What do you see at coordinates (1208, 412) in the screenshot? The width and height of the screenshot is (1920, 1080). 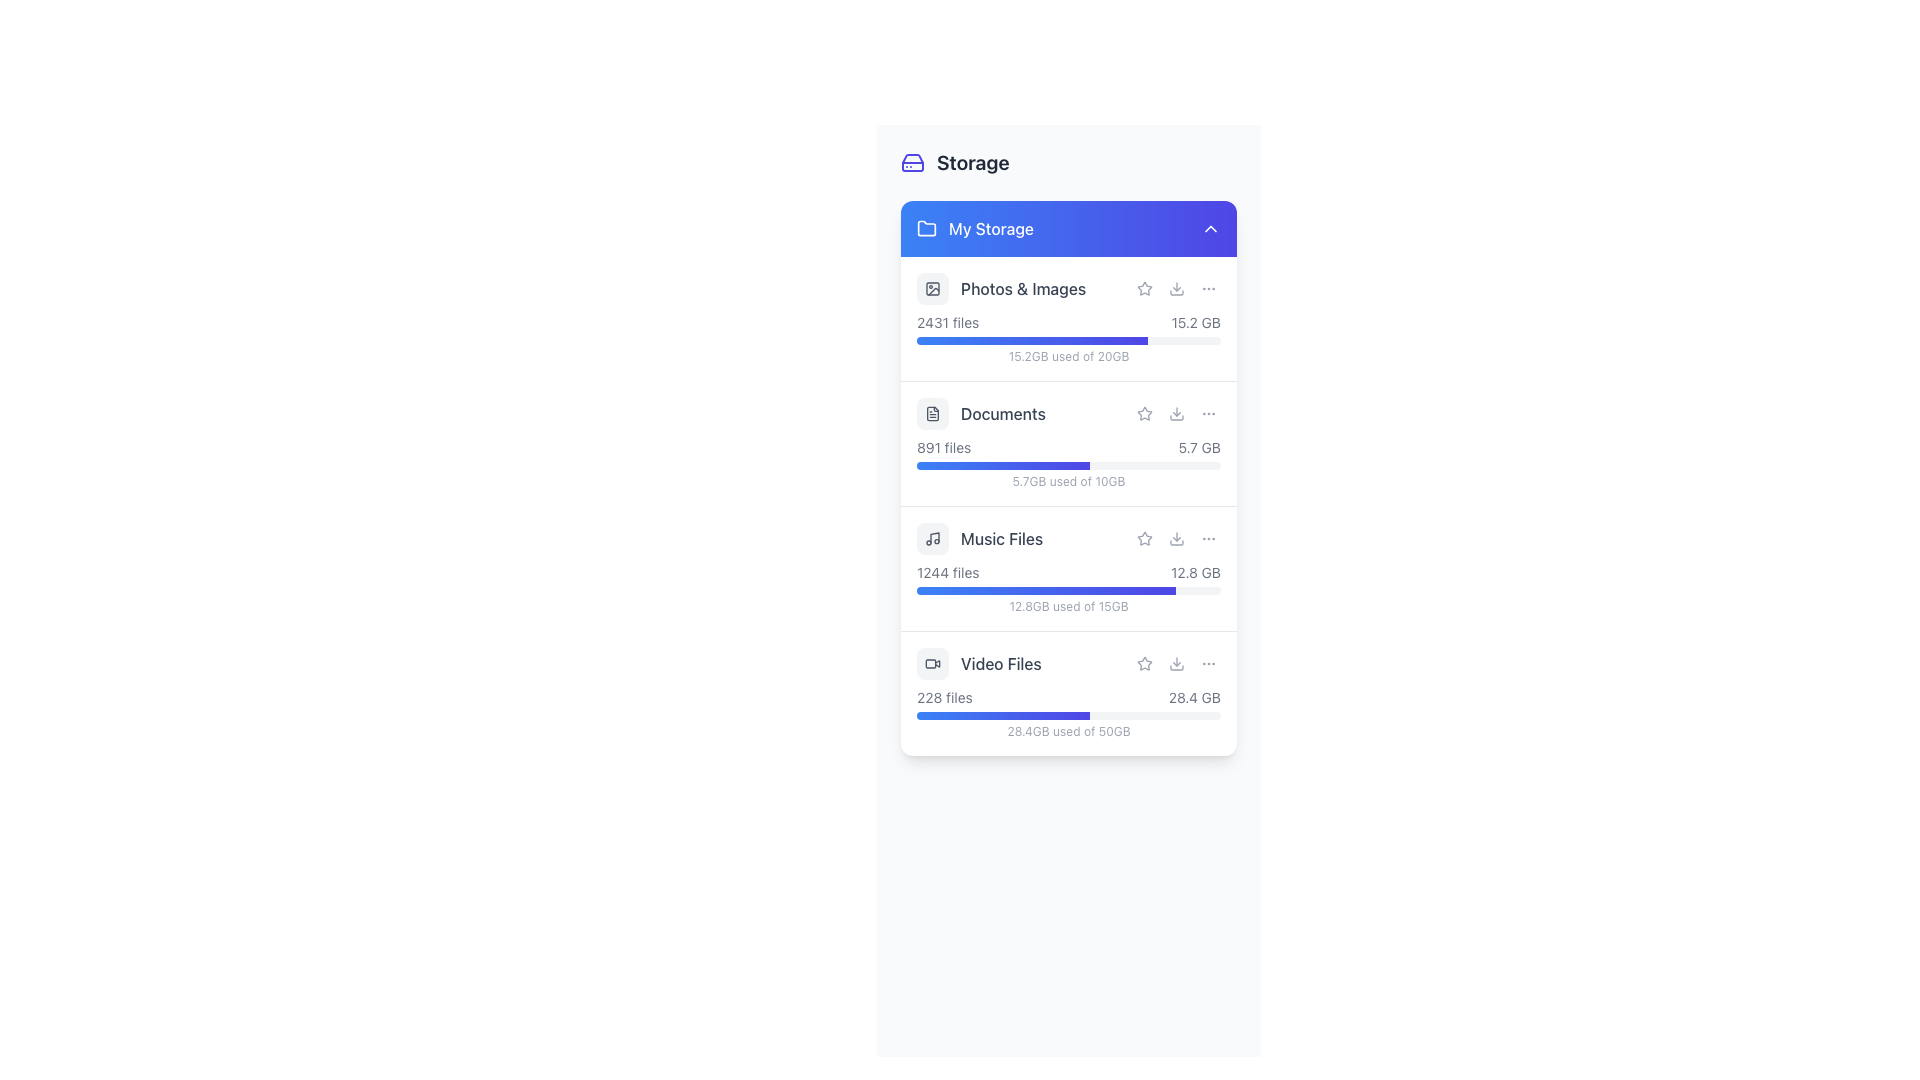 I see `the circular button with three vertically aligned dots located at the far right of the 'Documents' section in the storage interface` at bounding box center [1208, 412].